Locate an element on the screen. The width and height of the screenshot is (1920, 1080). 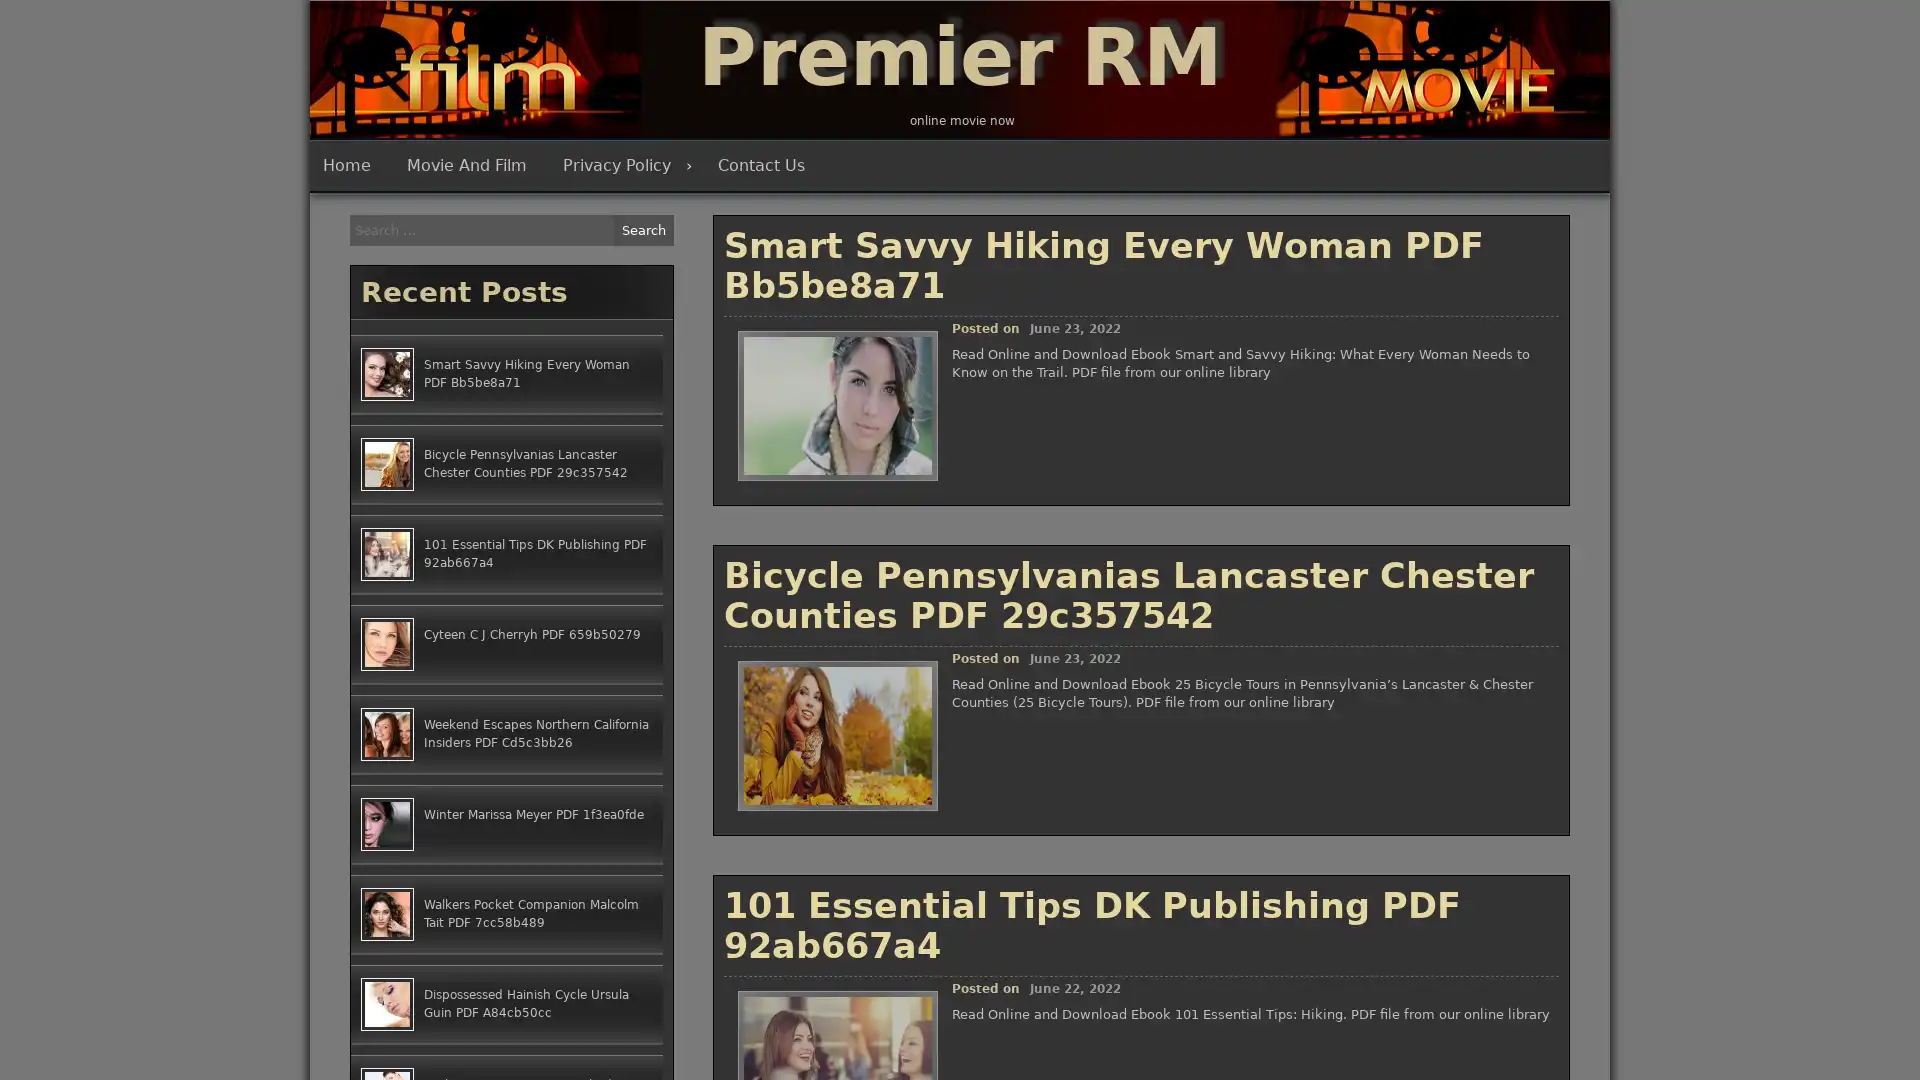
Search is located at coordinates (643, 229).